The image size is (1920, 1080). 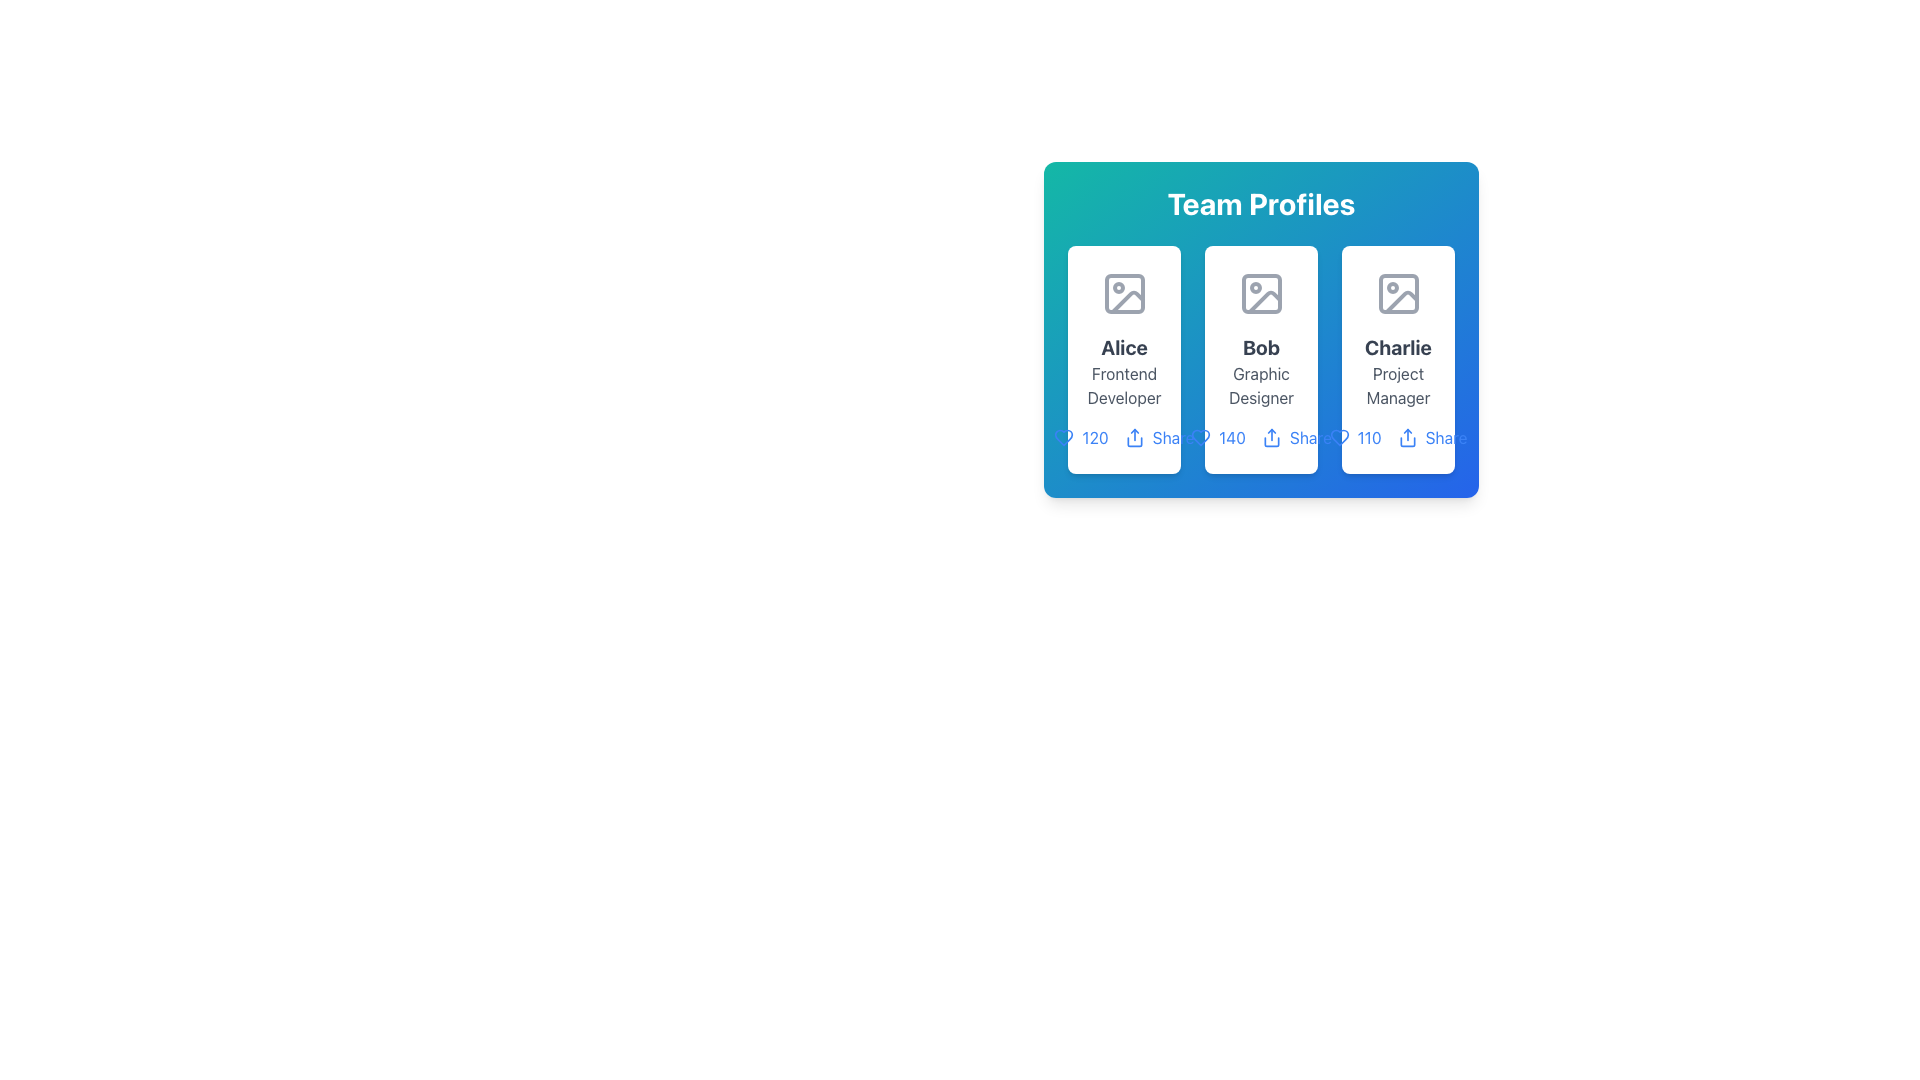 I want to click on the Decorative SVG rectangle located in the top-left part of the user profile card labeled 'Alice', so click(x=1124, y=293).